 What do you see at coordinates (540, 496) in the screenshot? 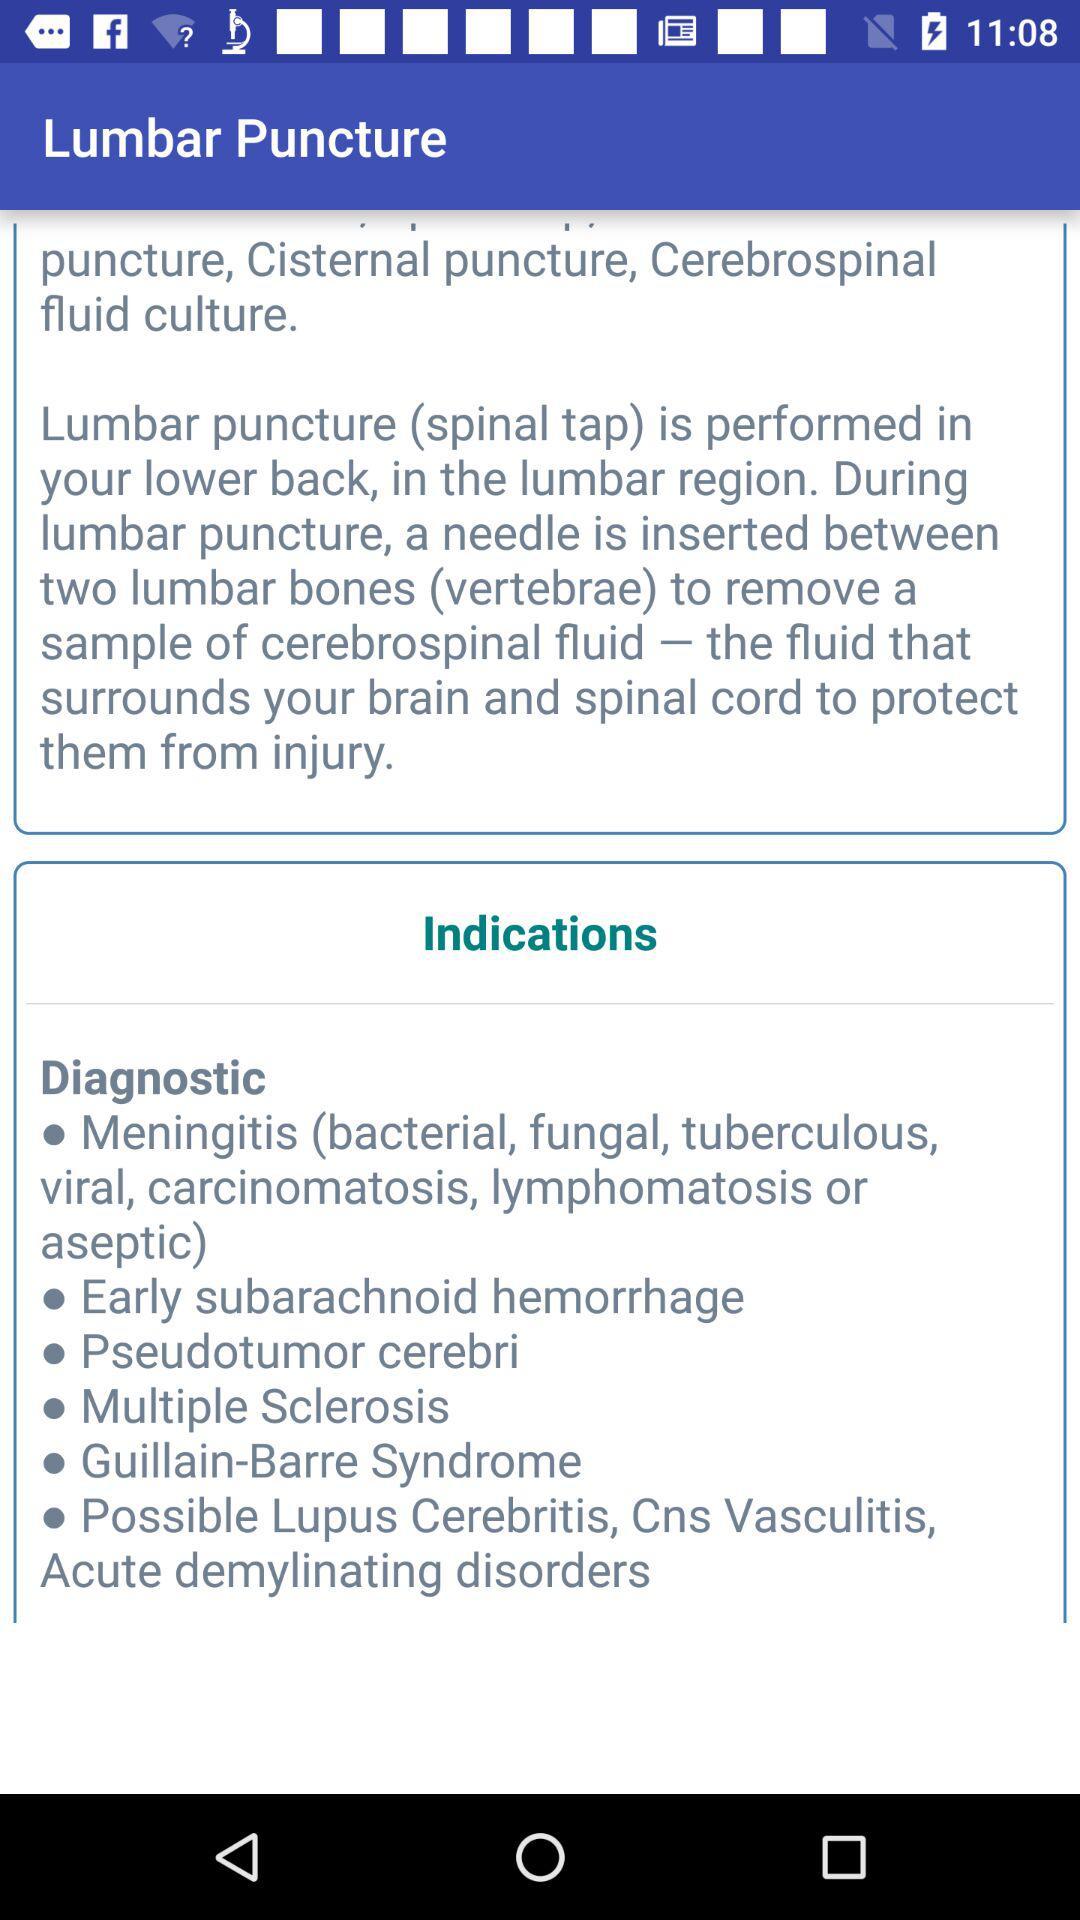
I see `app below lumbar puncture` at bounding box center [540, 496].